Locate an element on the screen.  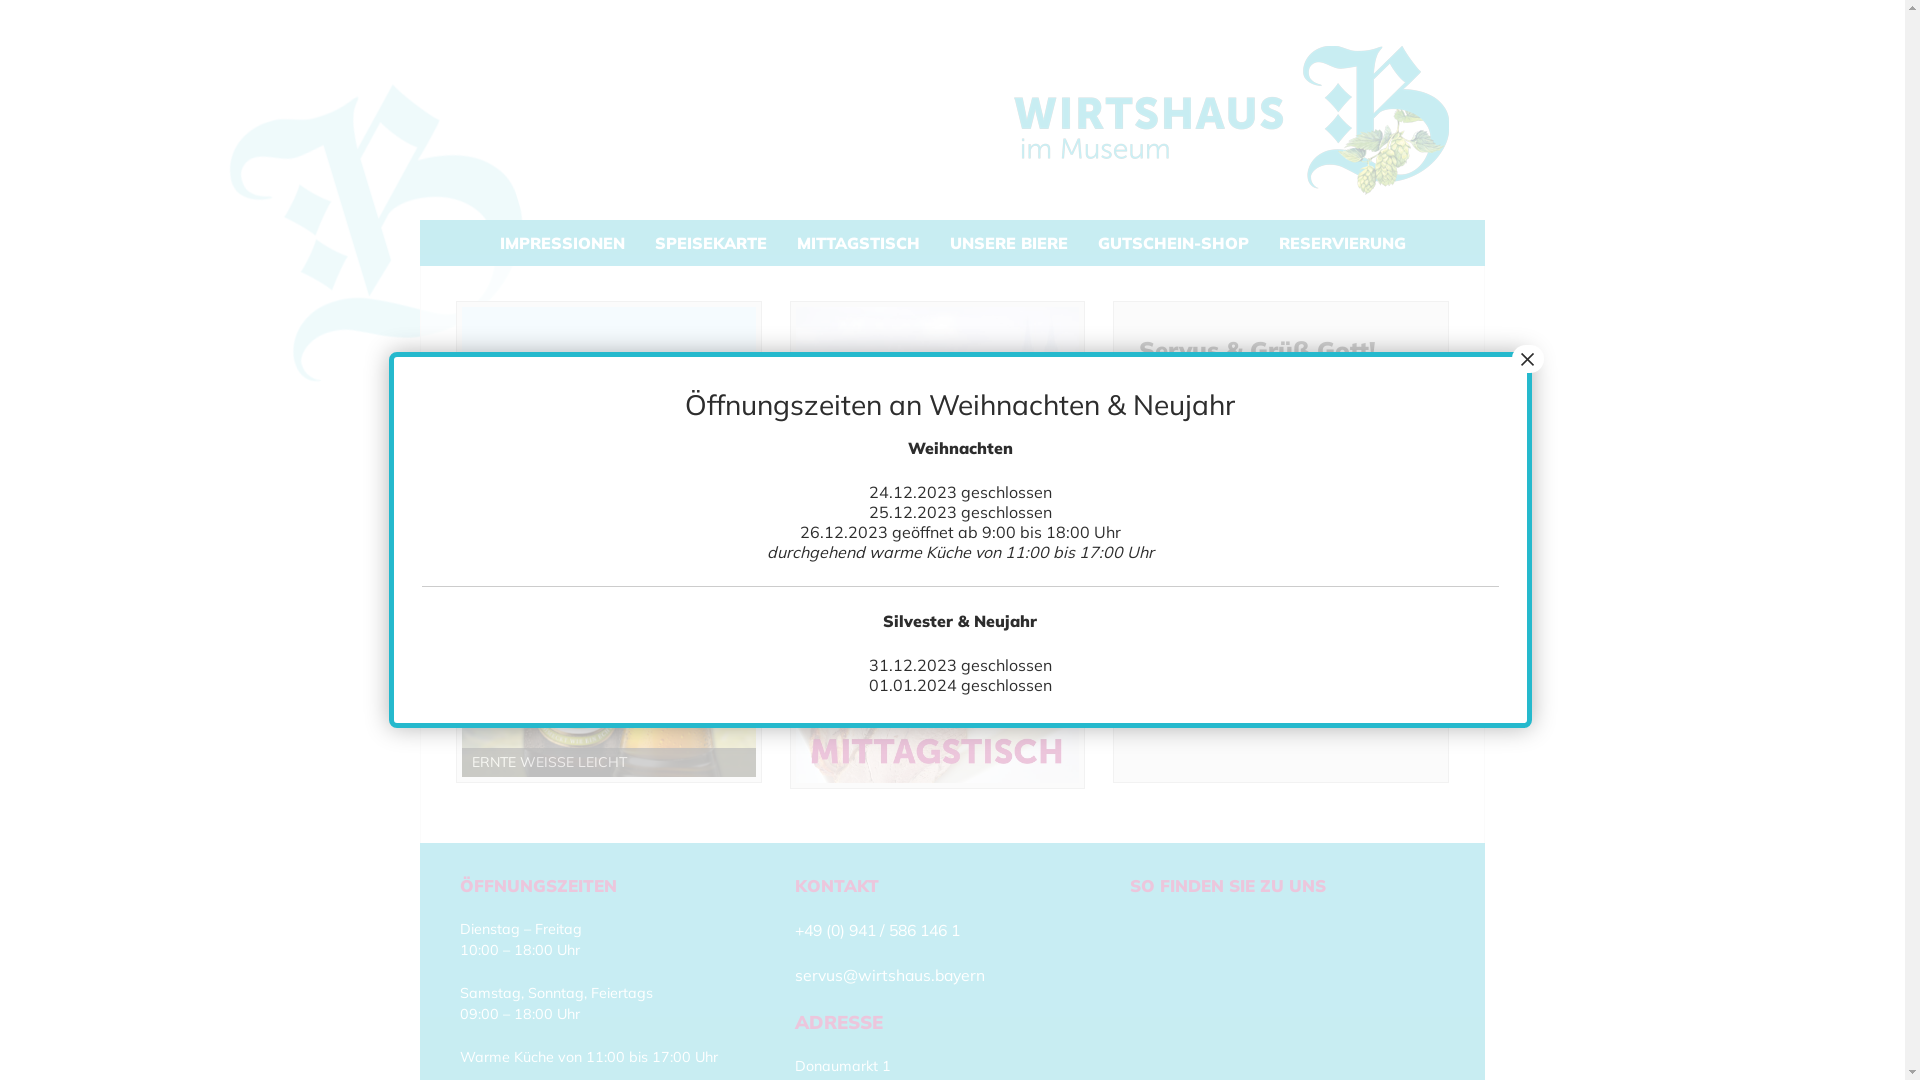
'servus@wirtshaus.bayern' is located at coordinates (888, 974).